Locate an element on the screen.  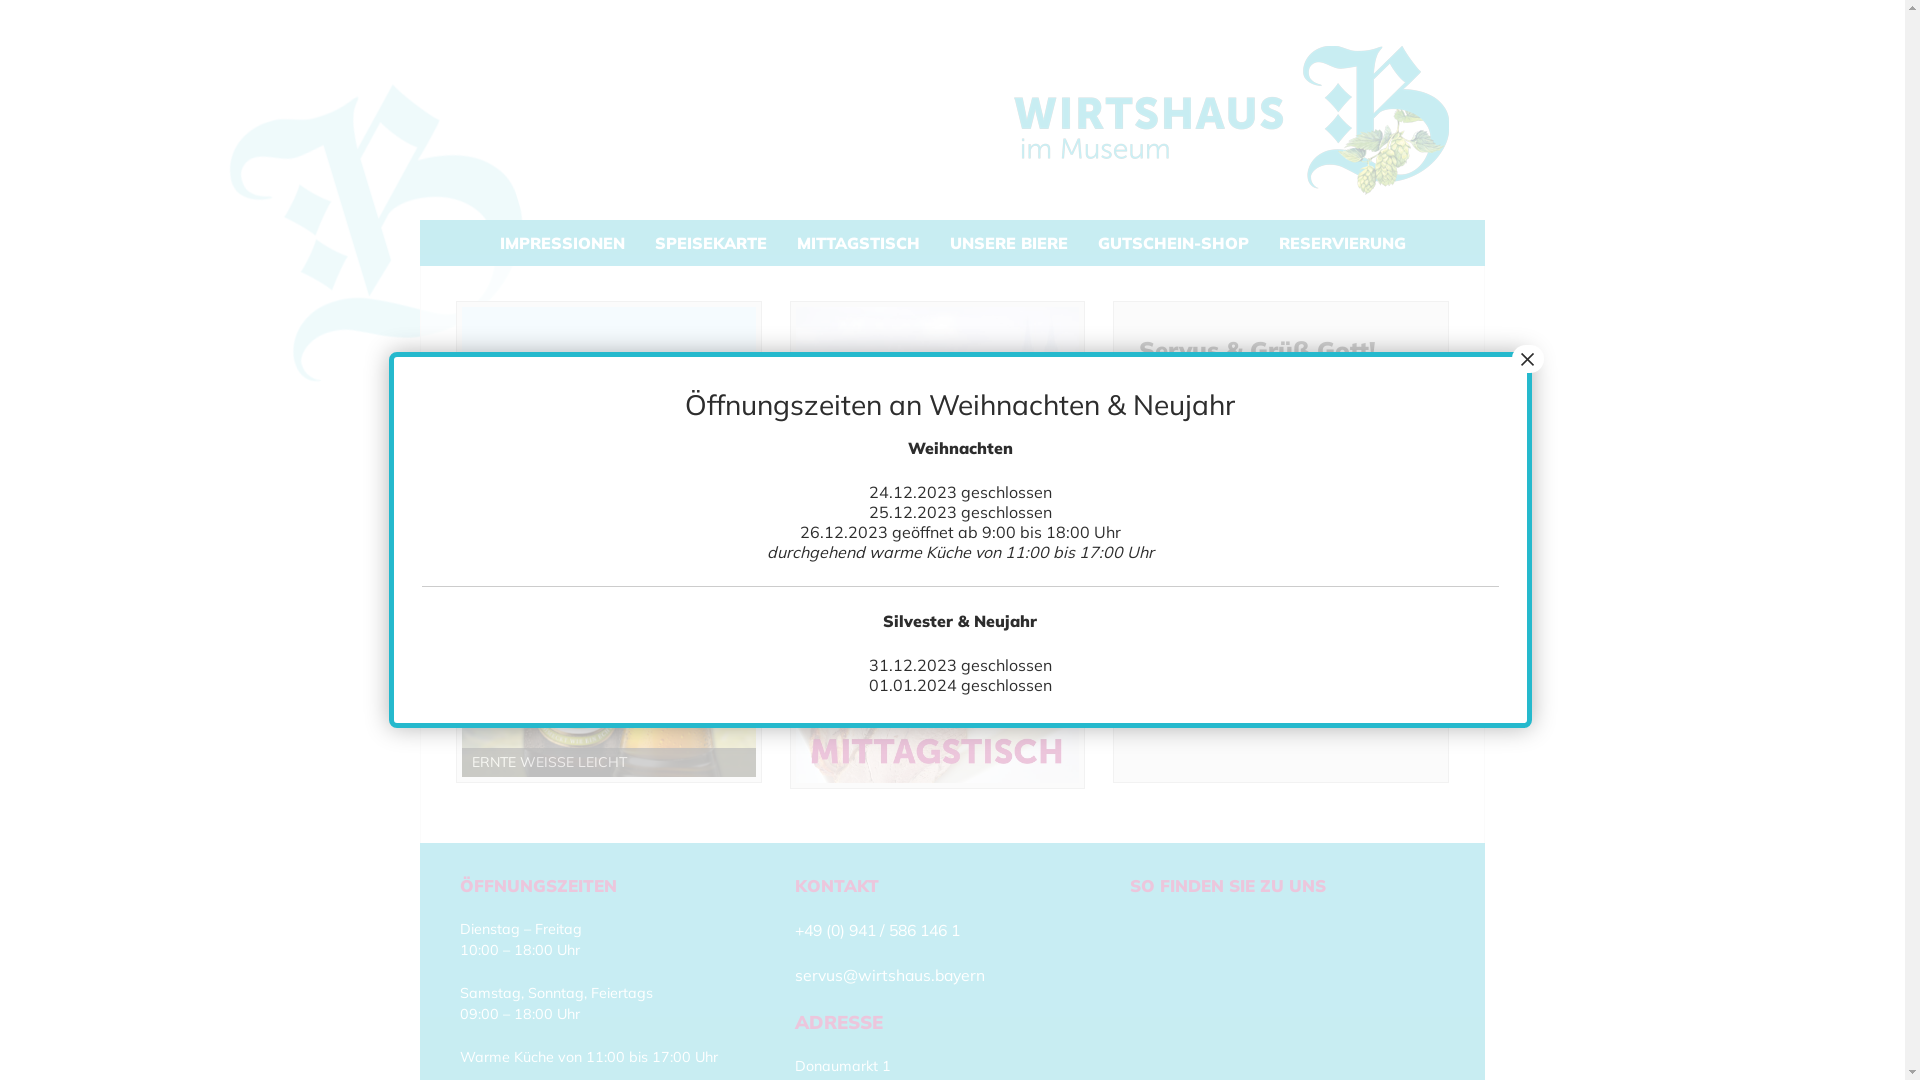
'servus@wirtshaus.bayern' is located at coordinates (888, 974).